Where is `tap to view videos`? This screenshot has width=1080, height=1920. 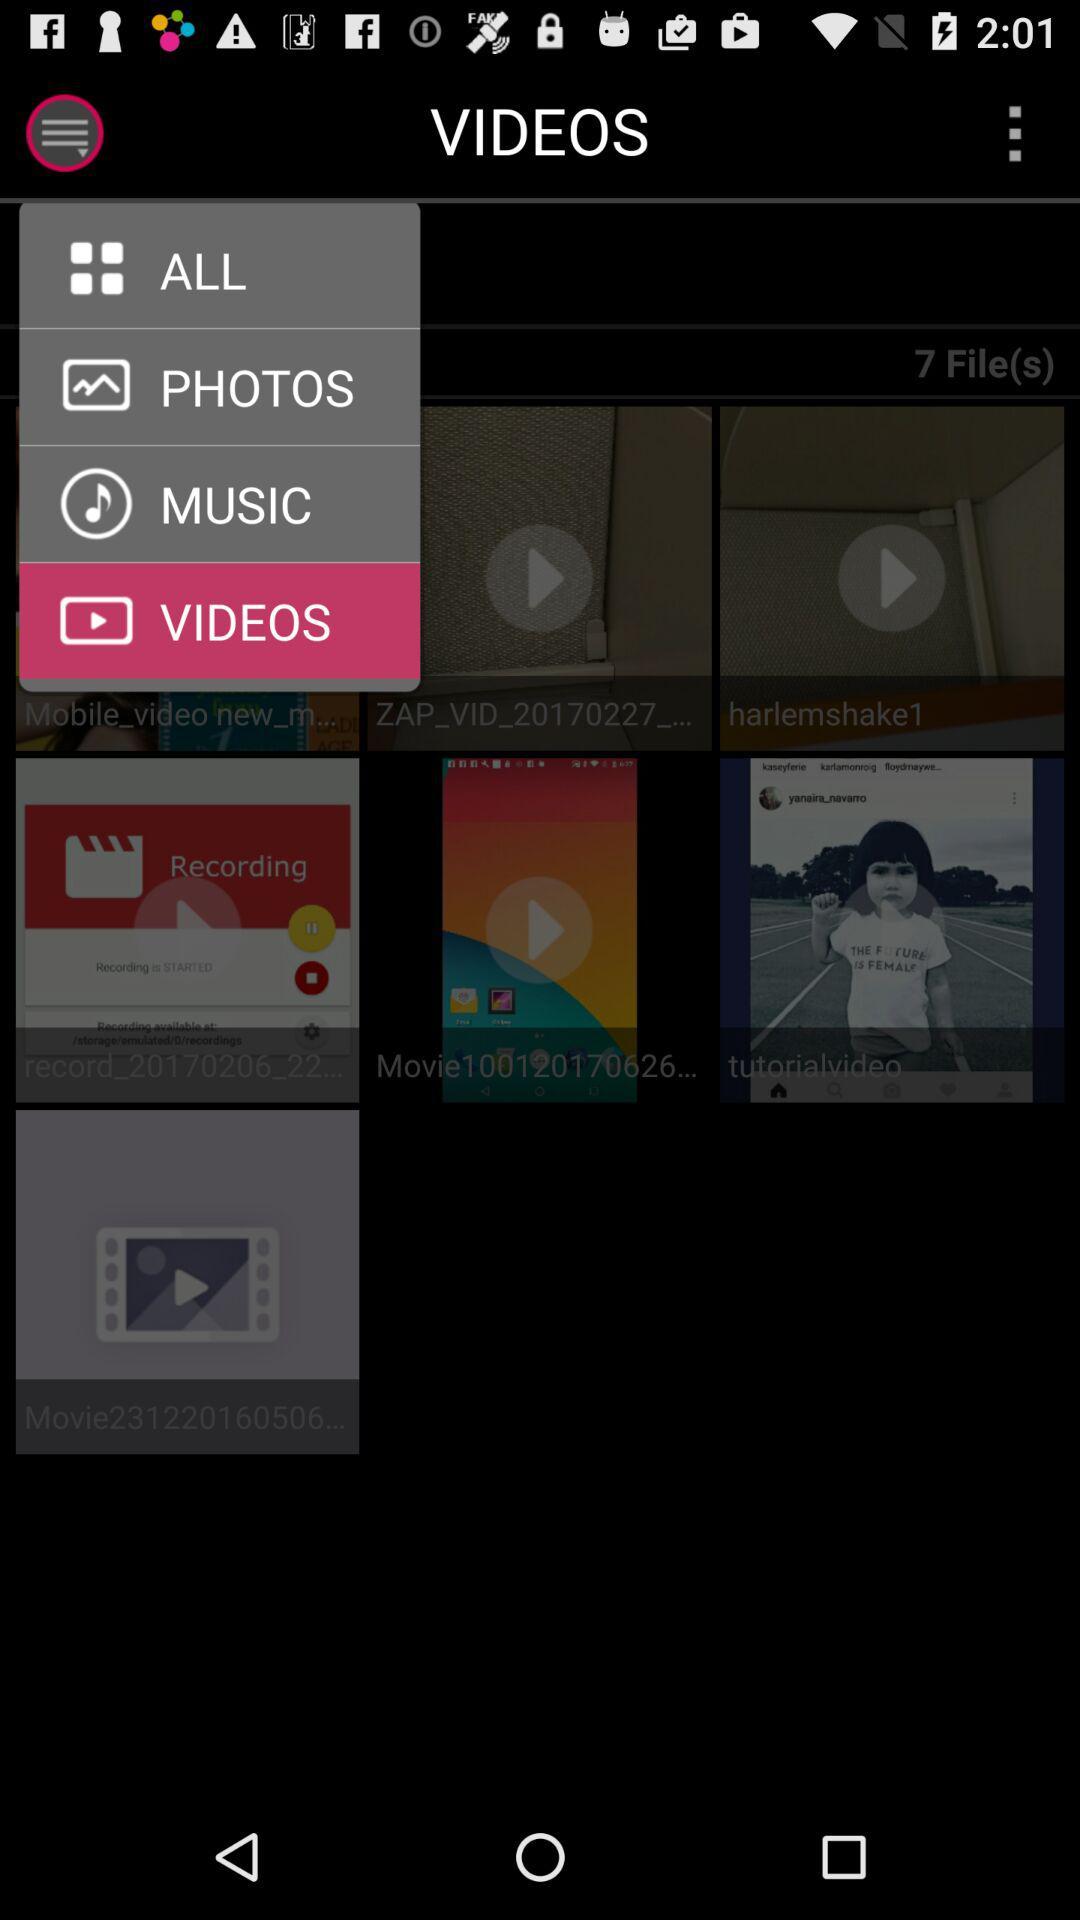
tap to view videos is located at coordinates (219, 561).